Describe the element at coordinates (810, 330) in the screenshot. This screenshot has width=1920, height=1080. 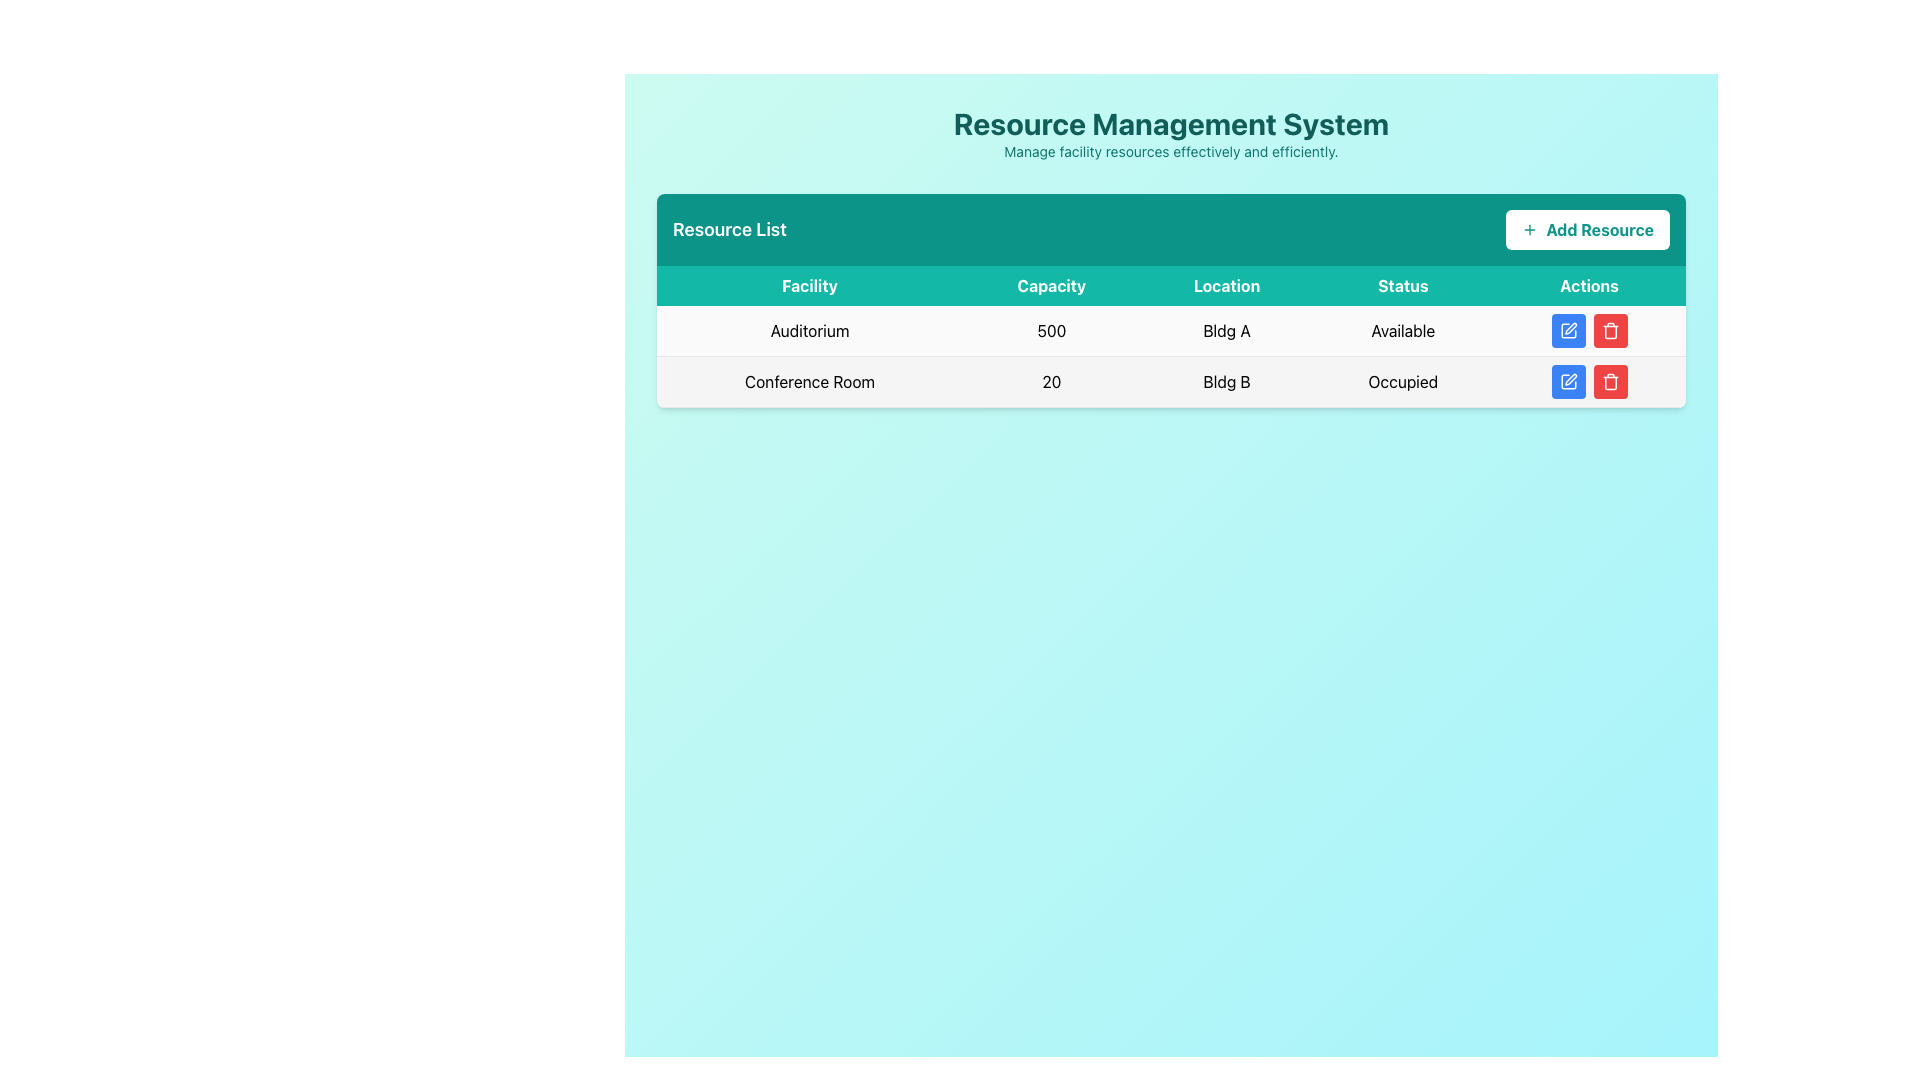
I see `text label that signifies the name or designation of a facility, located in the first row of the table under the header 'Facility'` at that location.